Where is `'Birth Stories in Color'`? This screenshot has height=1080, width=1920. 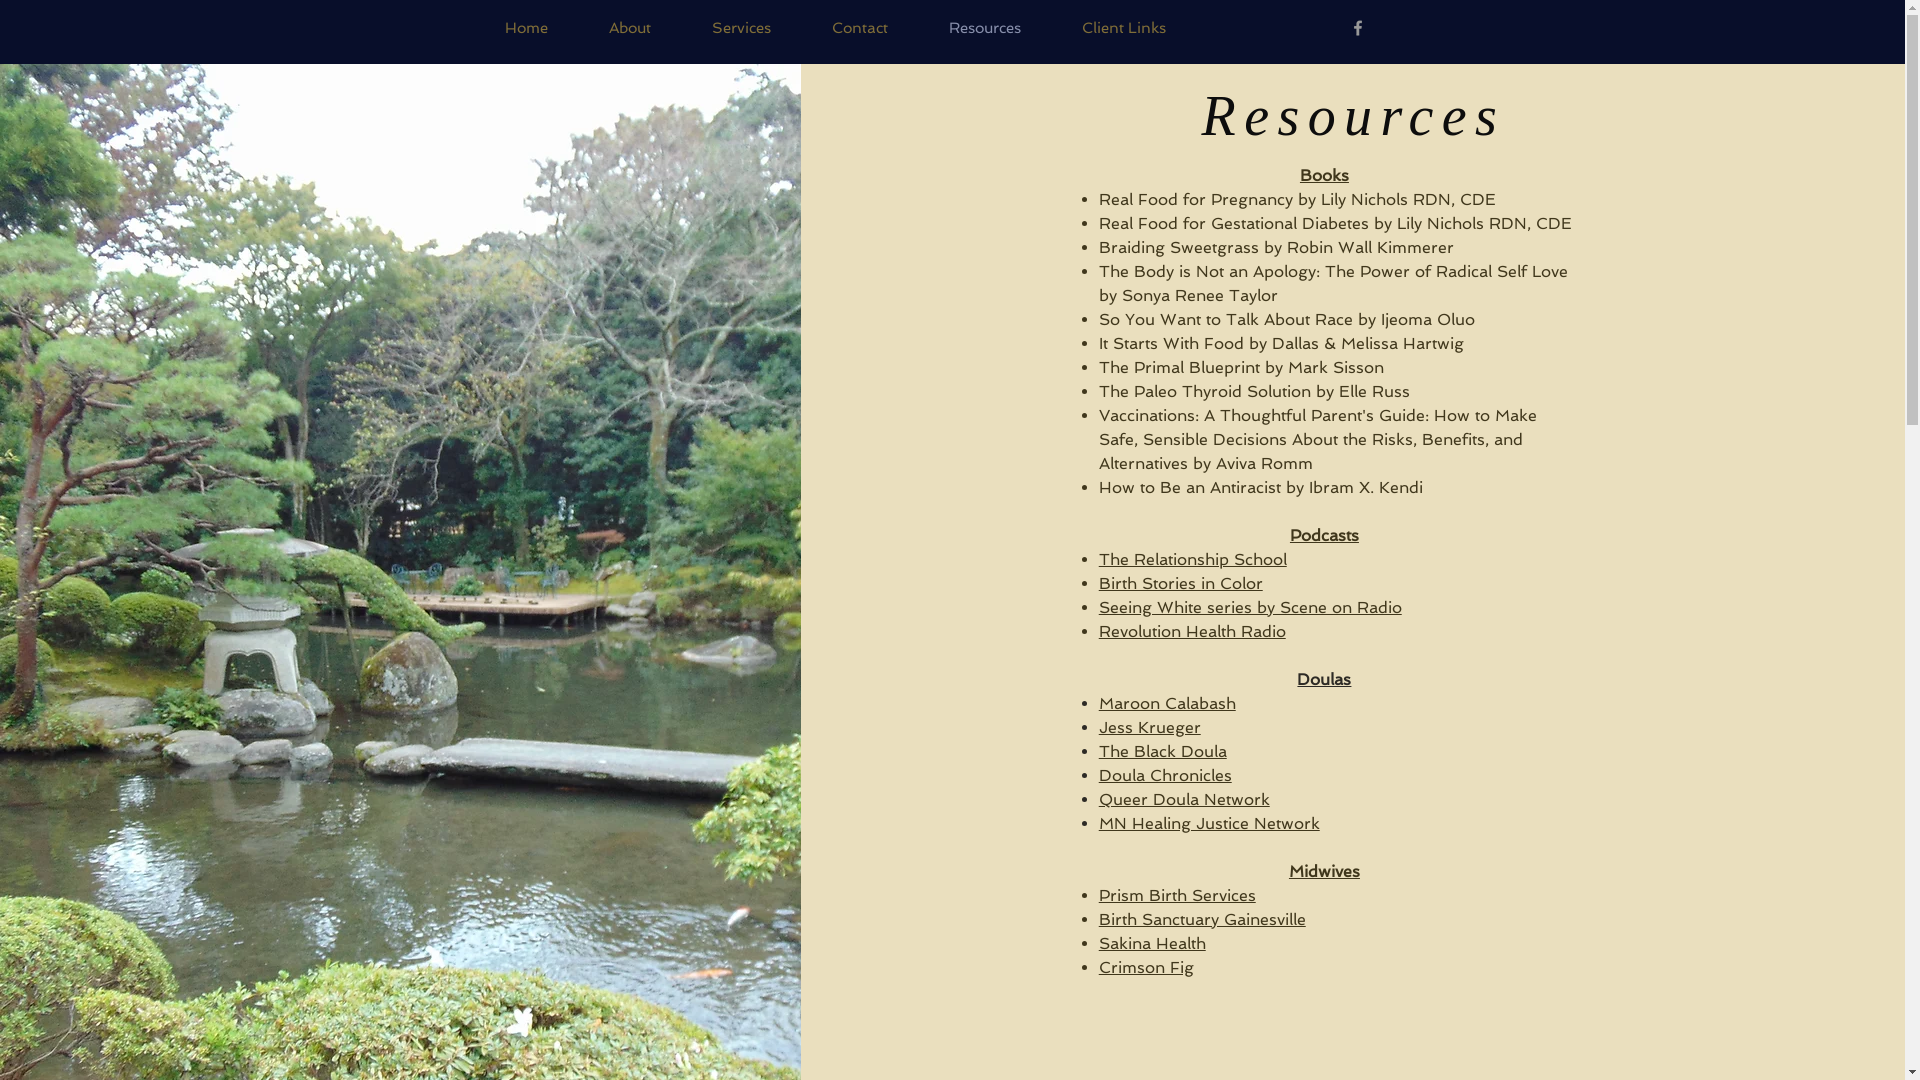 'Birth Stories in Color' is located at coordinates (1098, 583).